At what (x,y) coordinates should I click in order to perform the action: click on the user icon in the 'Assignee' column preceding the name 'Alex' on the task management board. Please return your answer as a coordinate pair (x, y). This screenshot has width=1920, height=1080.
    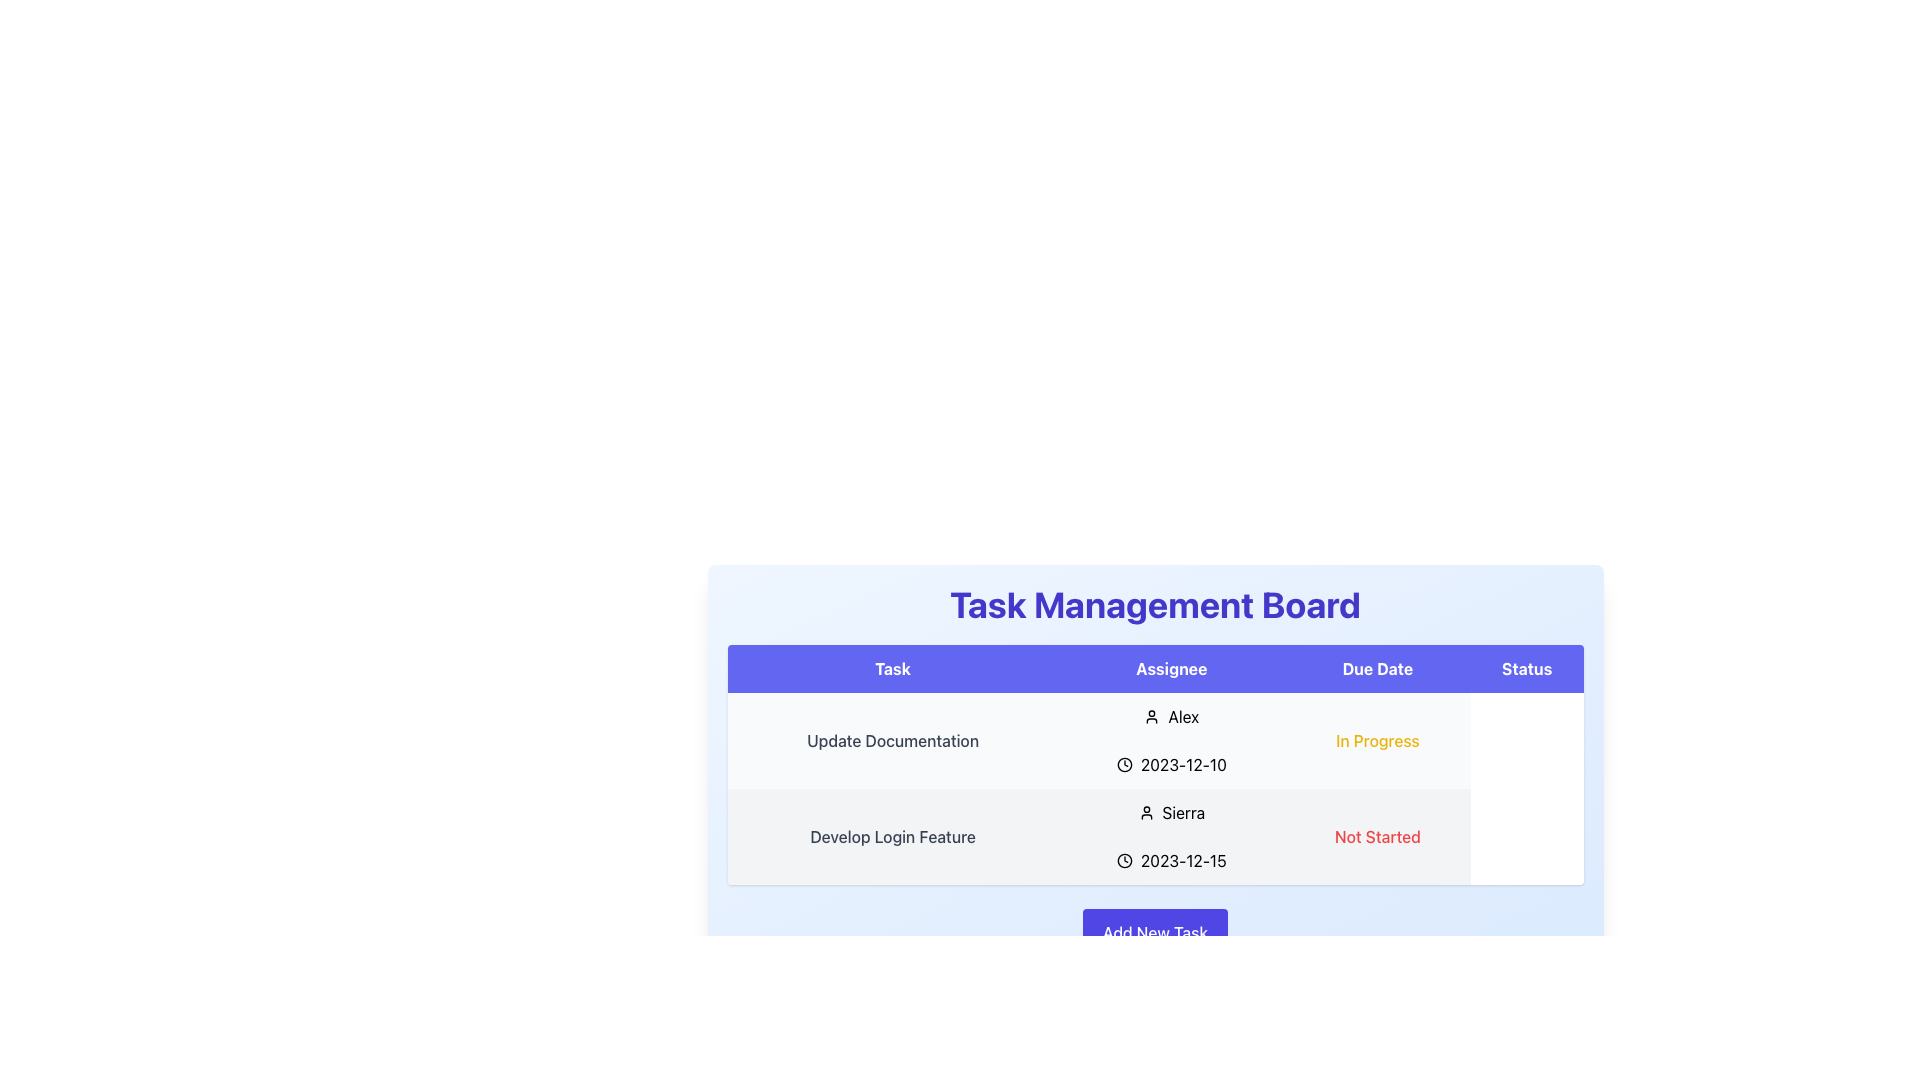
    Looking at the image, I should click on (1152, 716).